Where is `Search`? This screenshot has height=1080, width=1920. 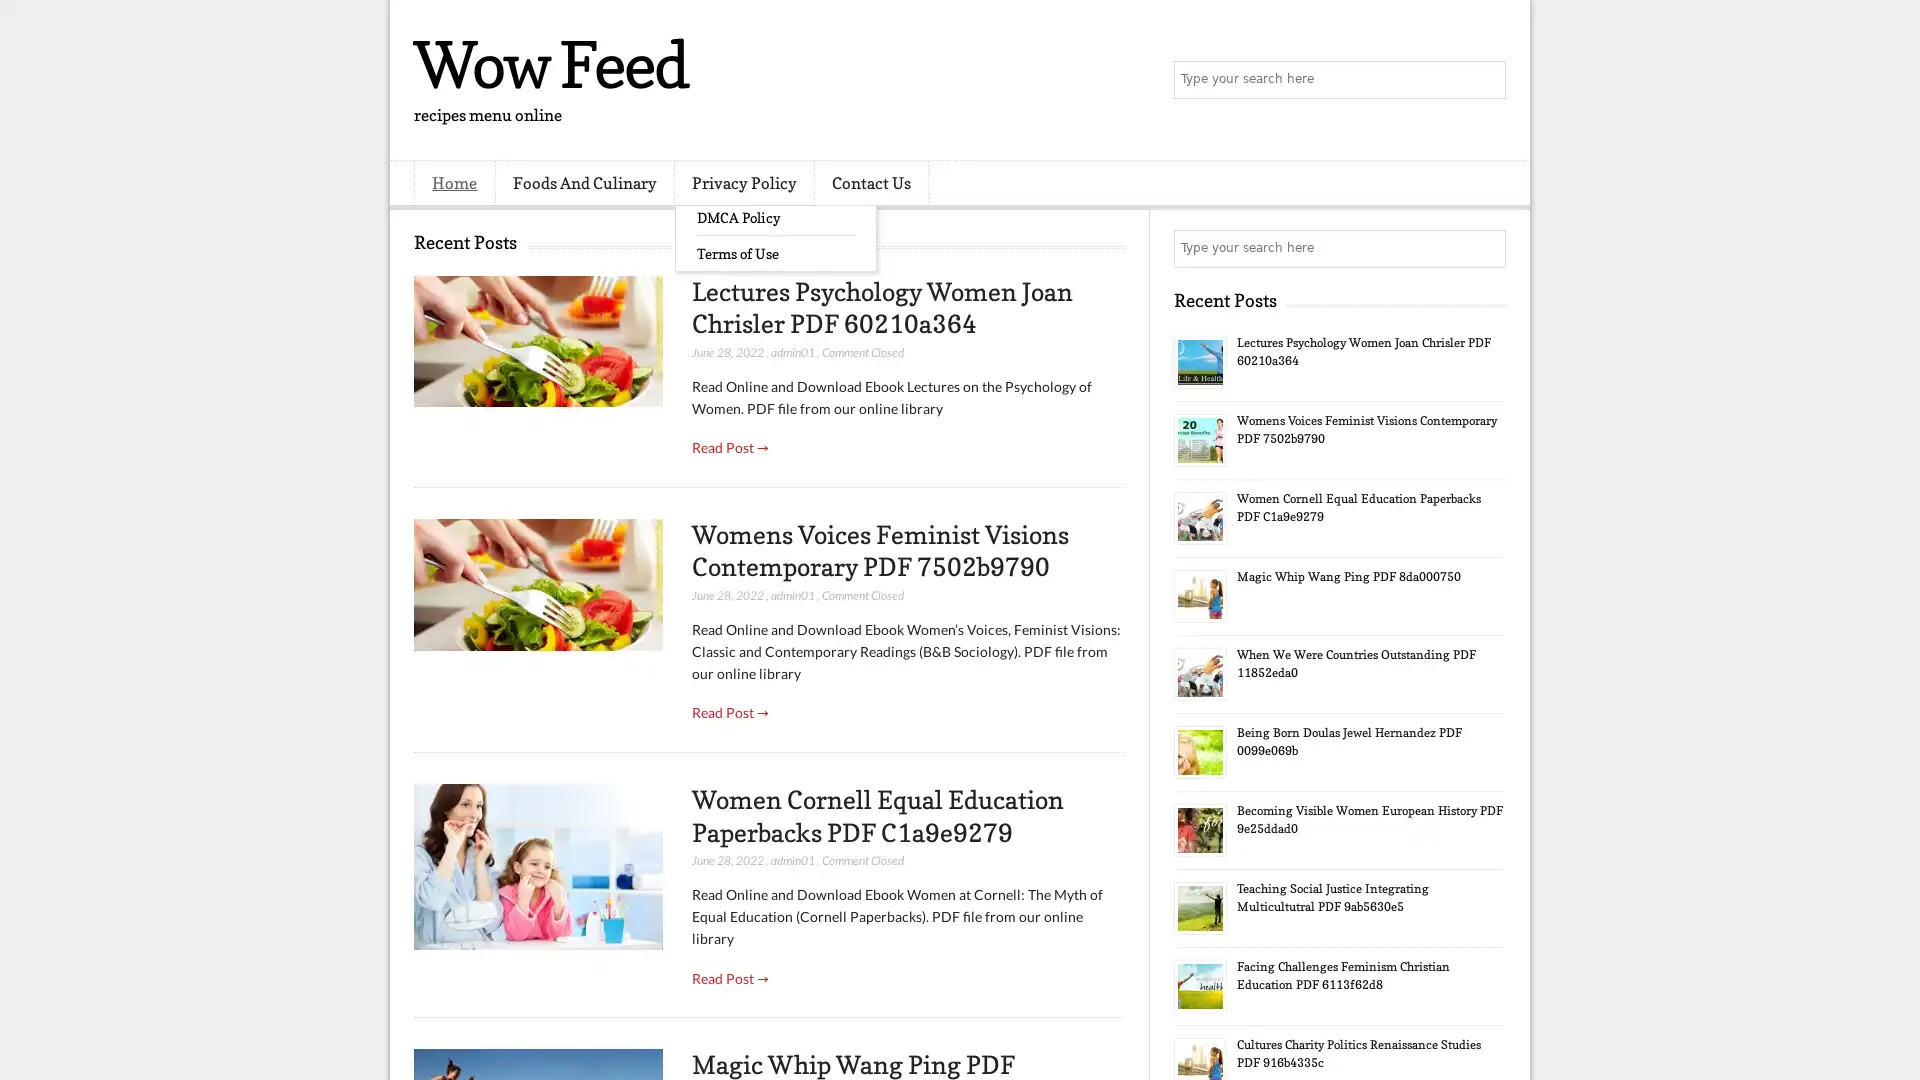 Search is located at coordinates (1485, 248).